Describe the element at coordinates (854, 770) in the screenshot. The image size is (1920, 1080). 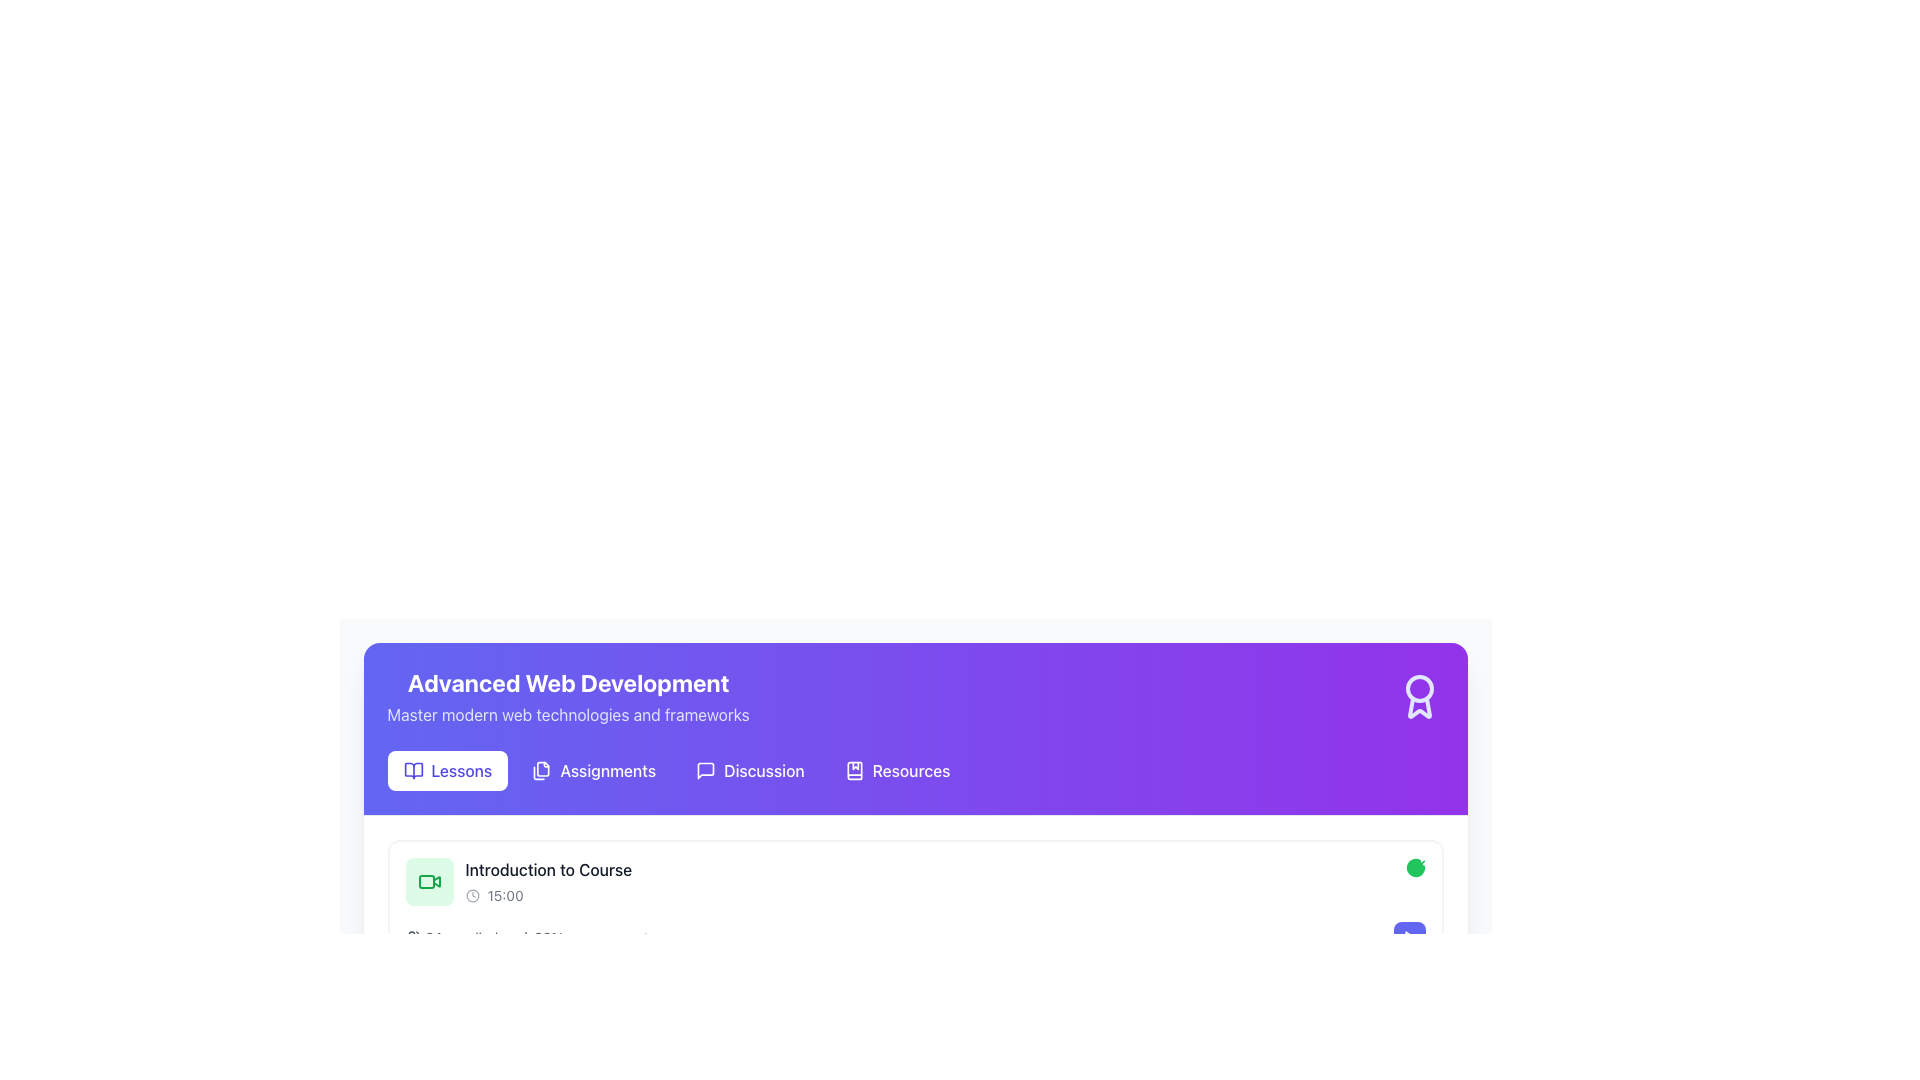
I see `the bookmark icon` at that location.